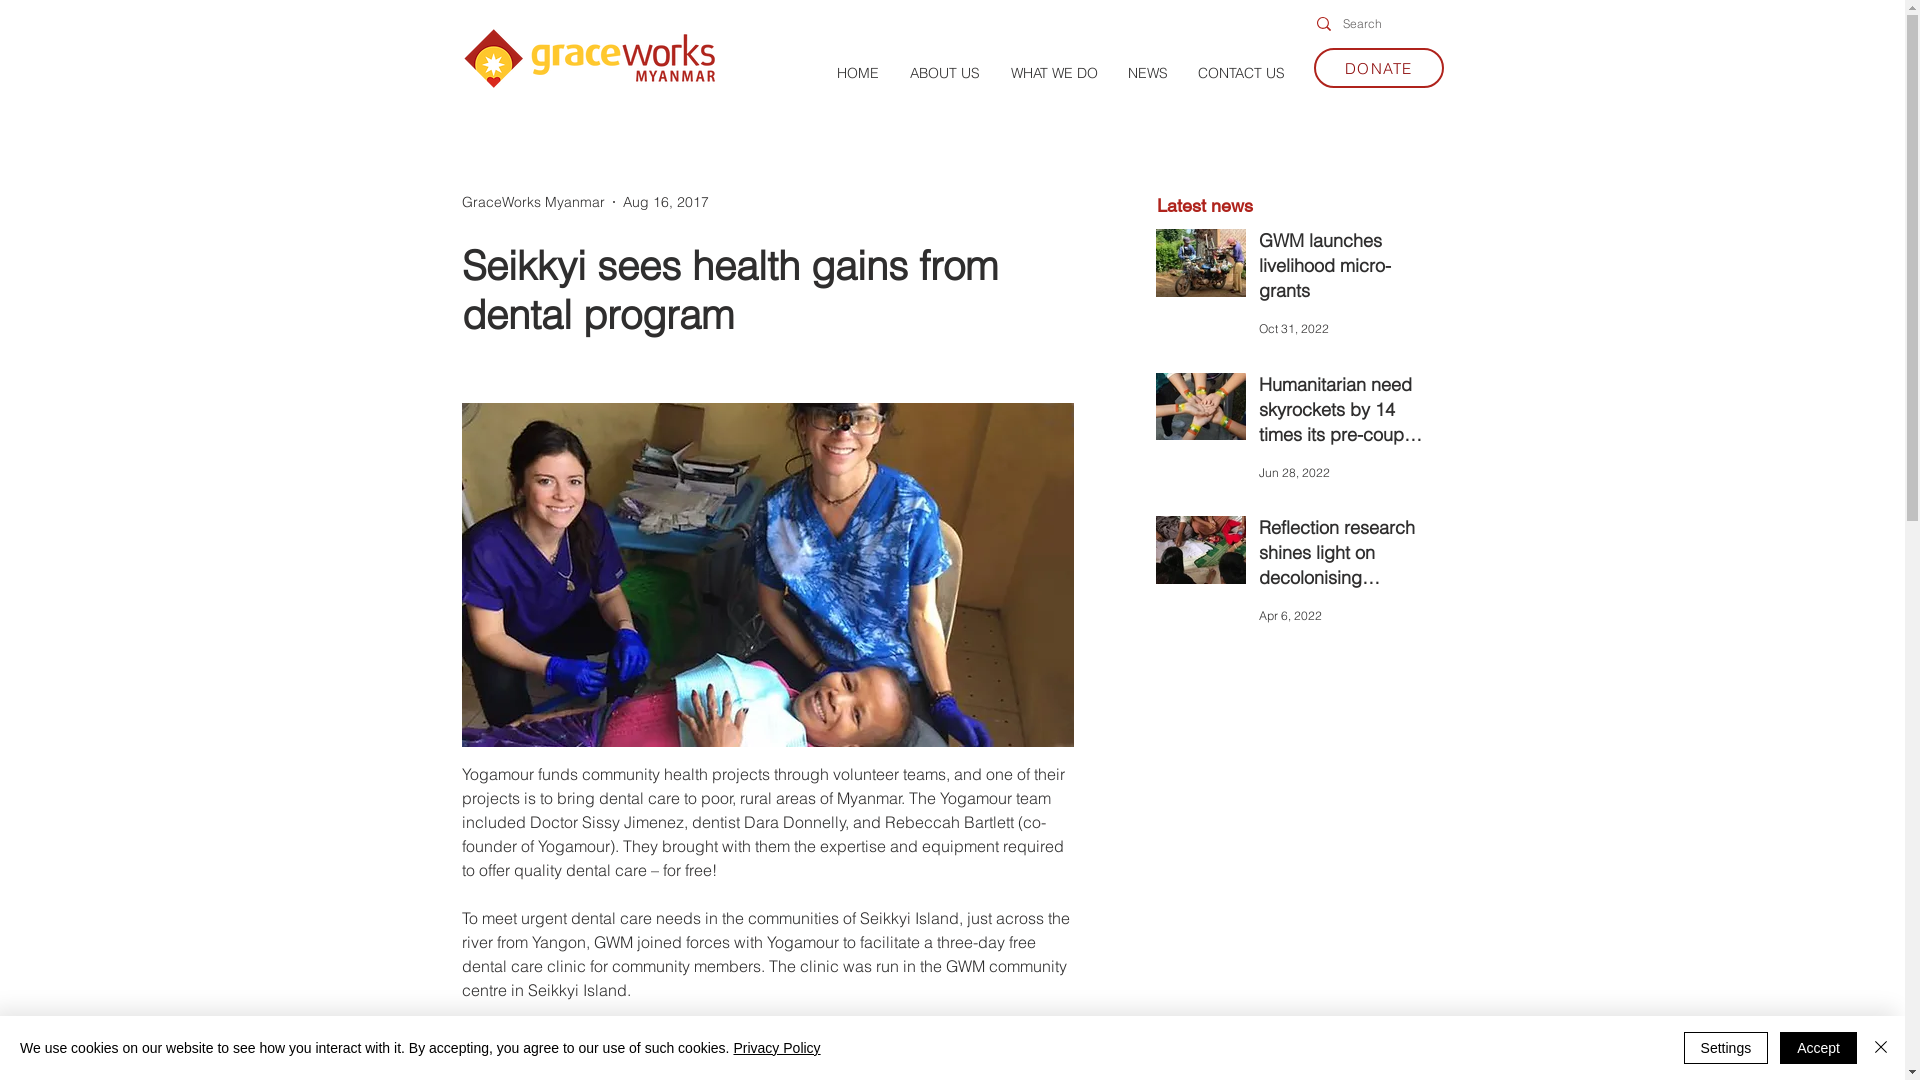 This screenshot has height=1080, width=1920. What do you see at coordinates (1344, 556) in the screenshot?
I see `'Reflection research shines light on decolonising evaluation'` at bounding box center [1344, 556].